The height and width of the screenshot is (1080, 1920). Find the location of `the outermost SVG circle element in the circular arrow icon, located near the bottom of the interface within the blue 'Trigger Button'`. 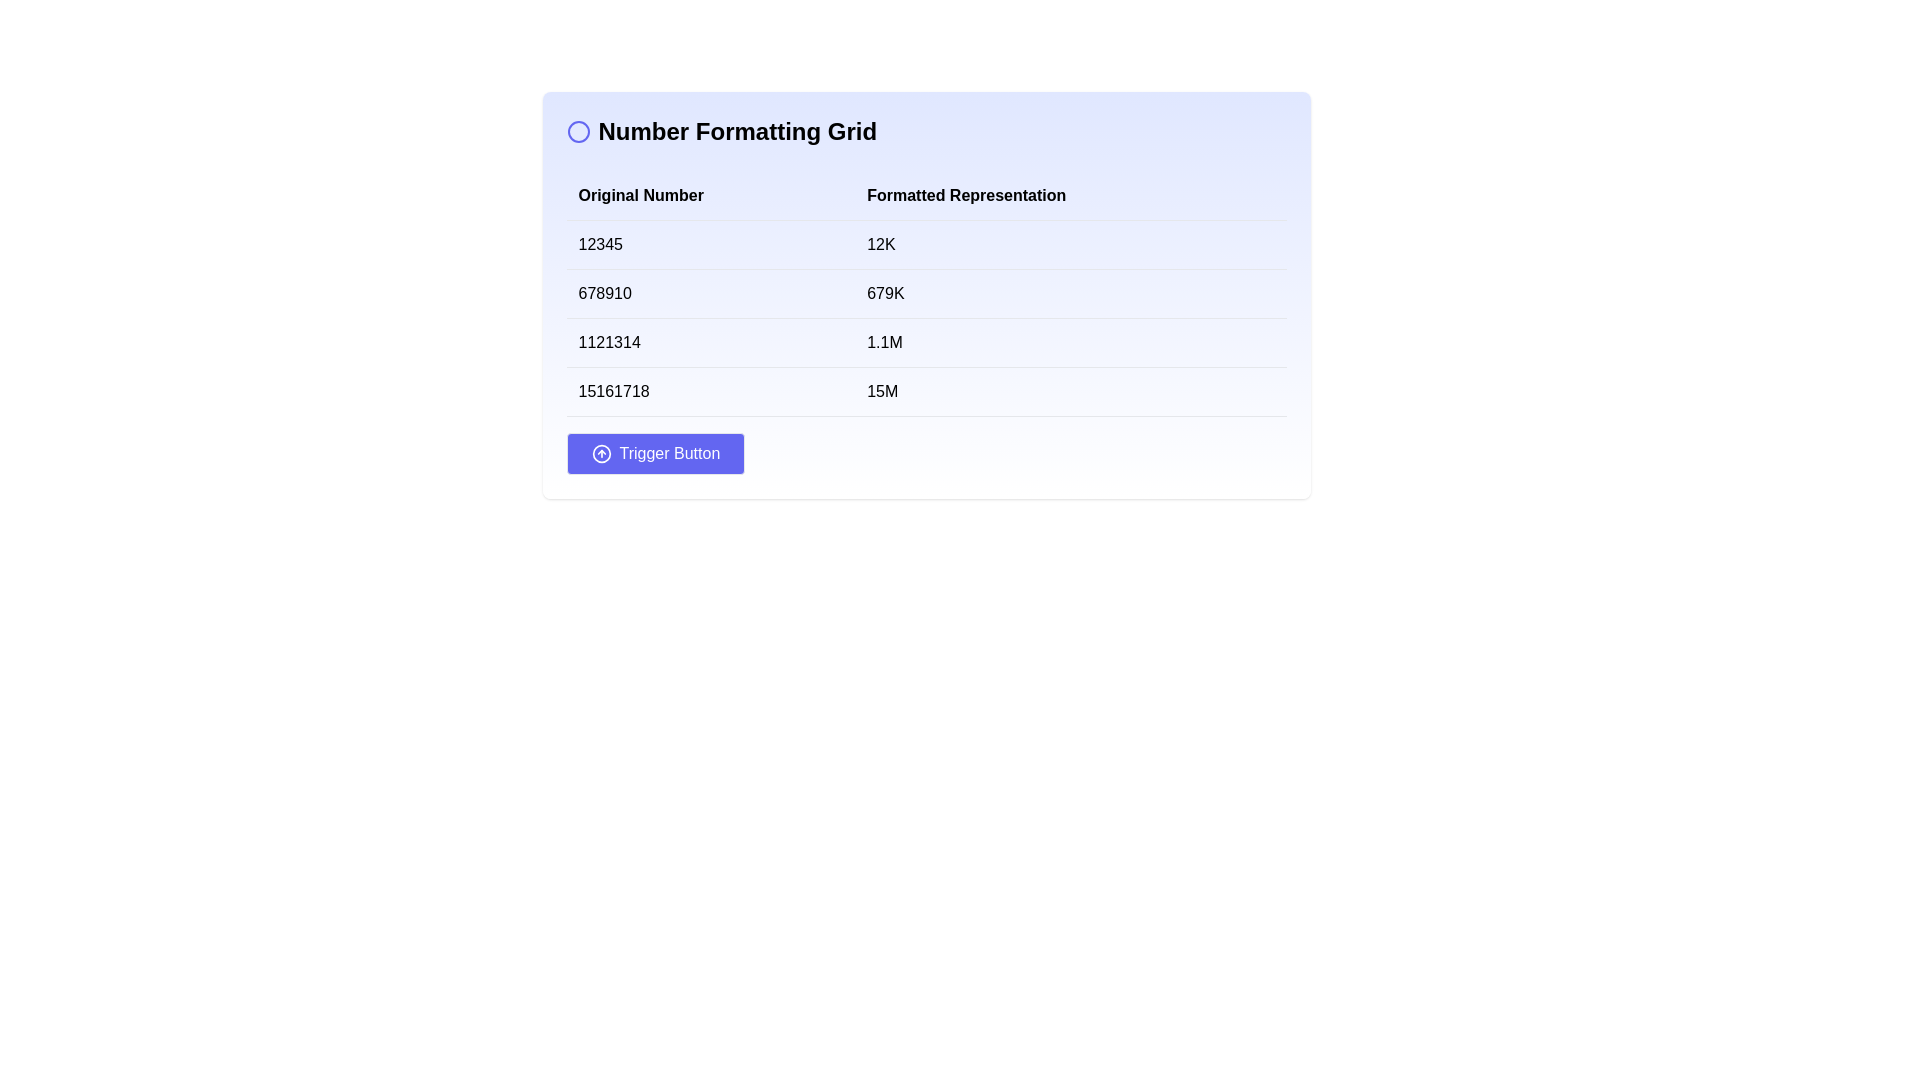

the outermost SVG circle element in the circular arrow icon, located near the bottom of the interface within the blue 'Trigger Button' is located at coordinates (600, 454).